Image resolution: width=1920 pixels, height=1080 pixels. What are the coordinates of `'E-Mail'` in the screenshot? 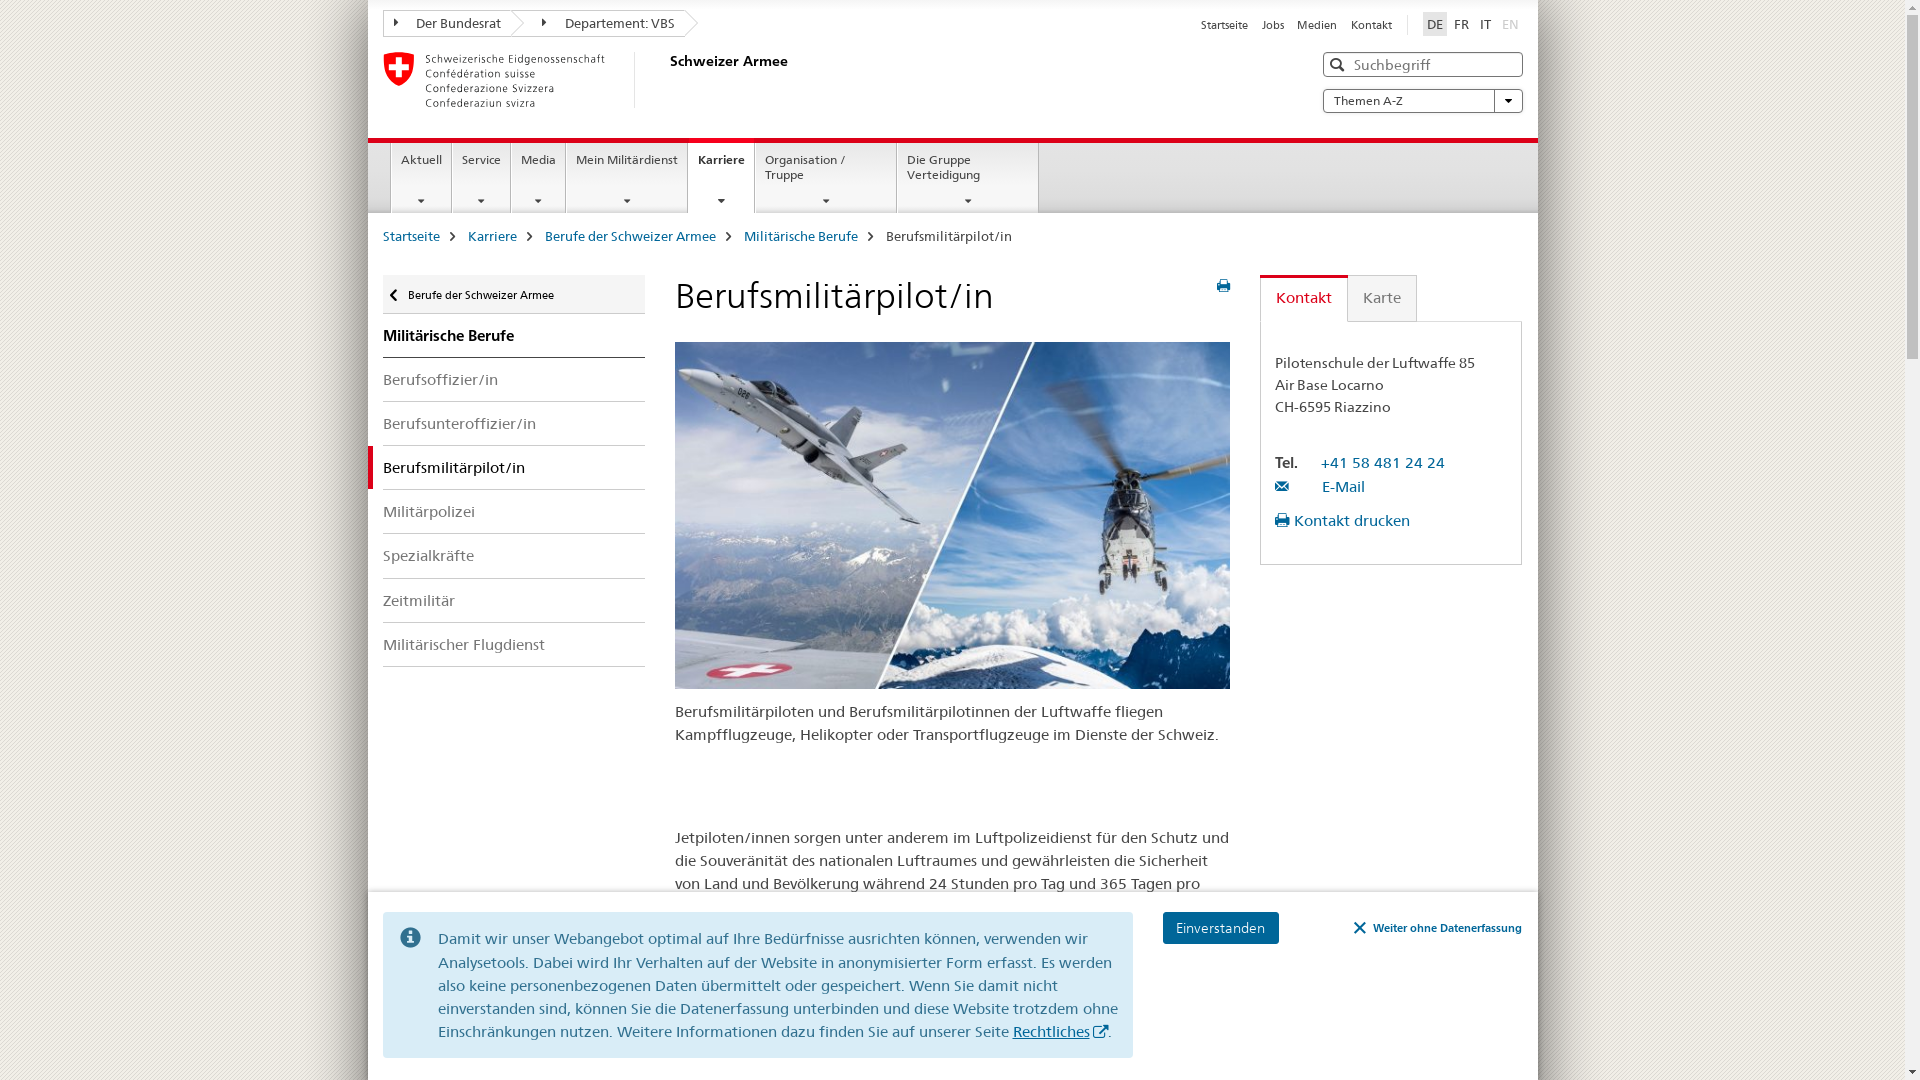 It's located at (1320, 486).